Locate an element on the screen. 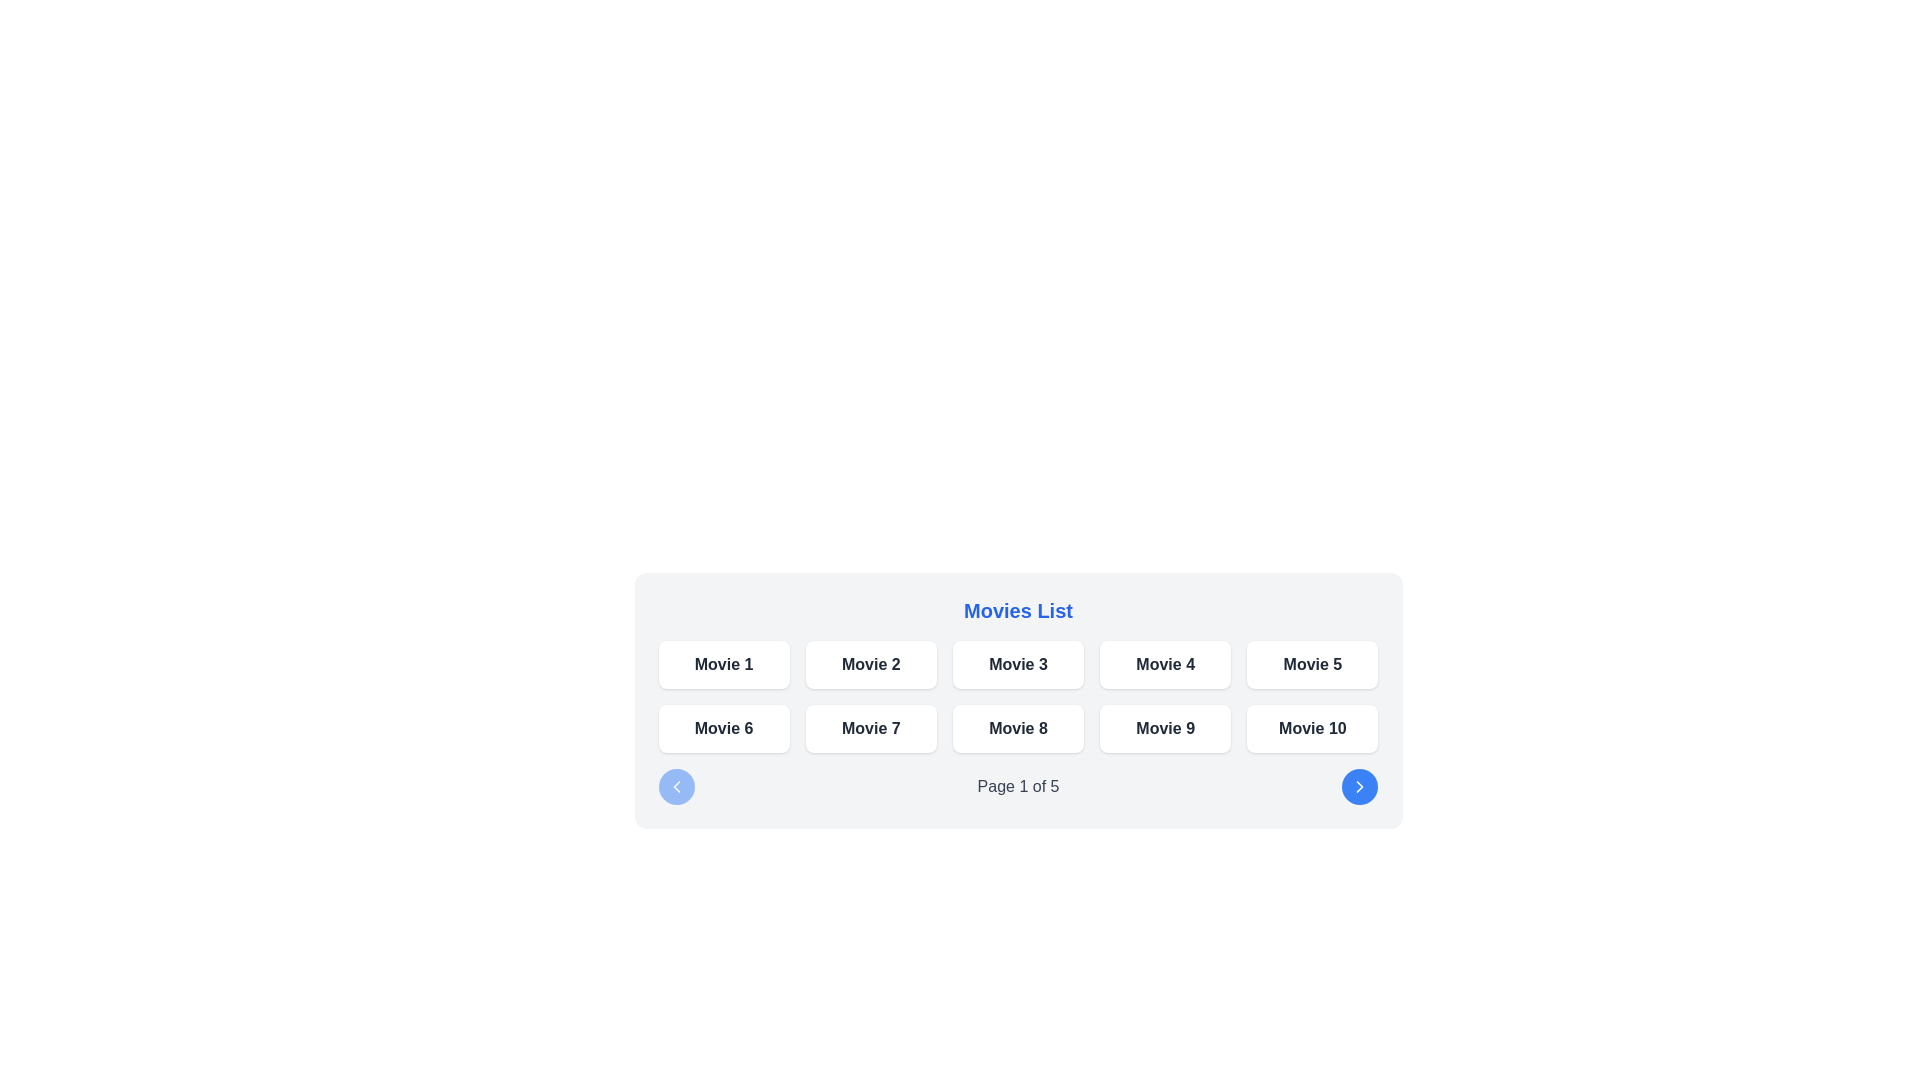 The height and width of the screenshot is (1080, 1920). the 'Movie 4' button, which is a rectangular button with rounded corners and a white background, located in the first row of the movie buttons grid labeled 'Movies List' is located at coordinates (1165, 664).